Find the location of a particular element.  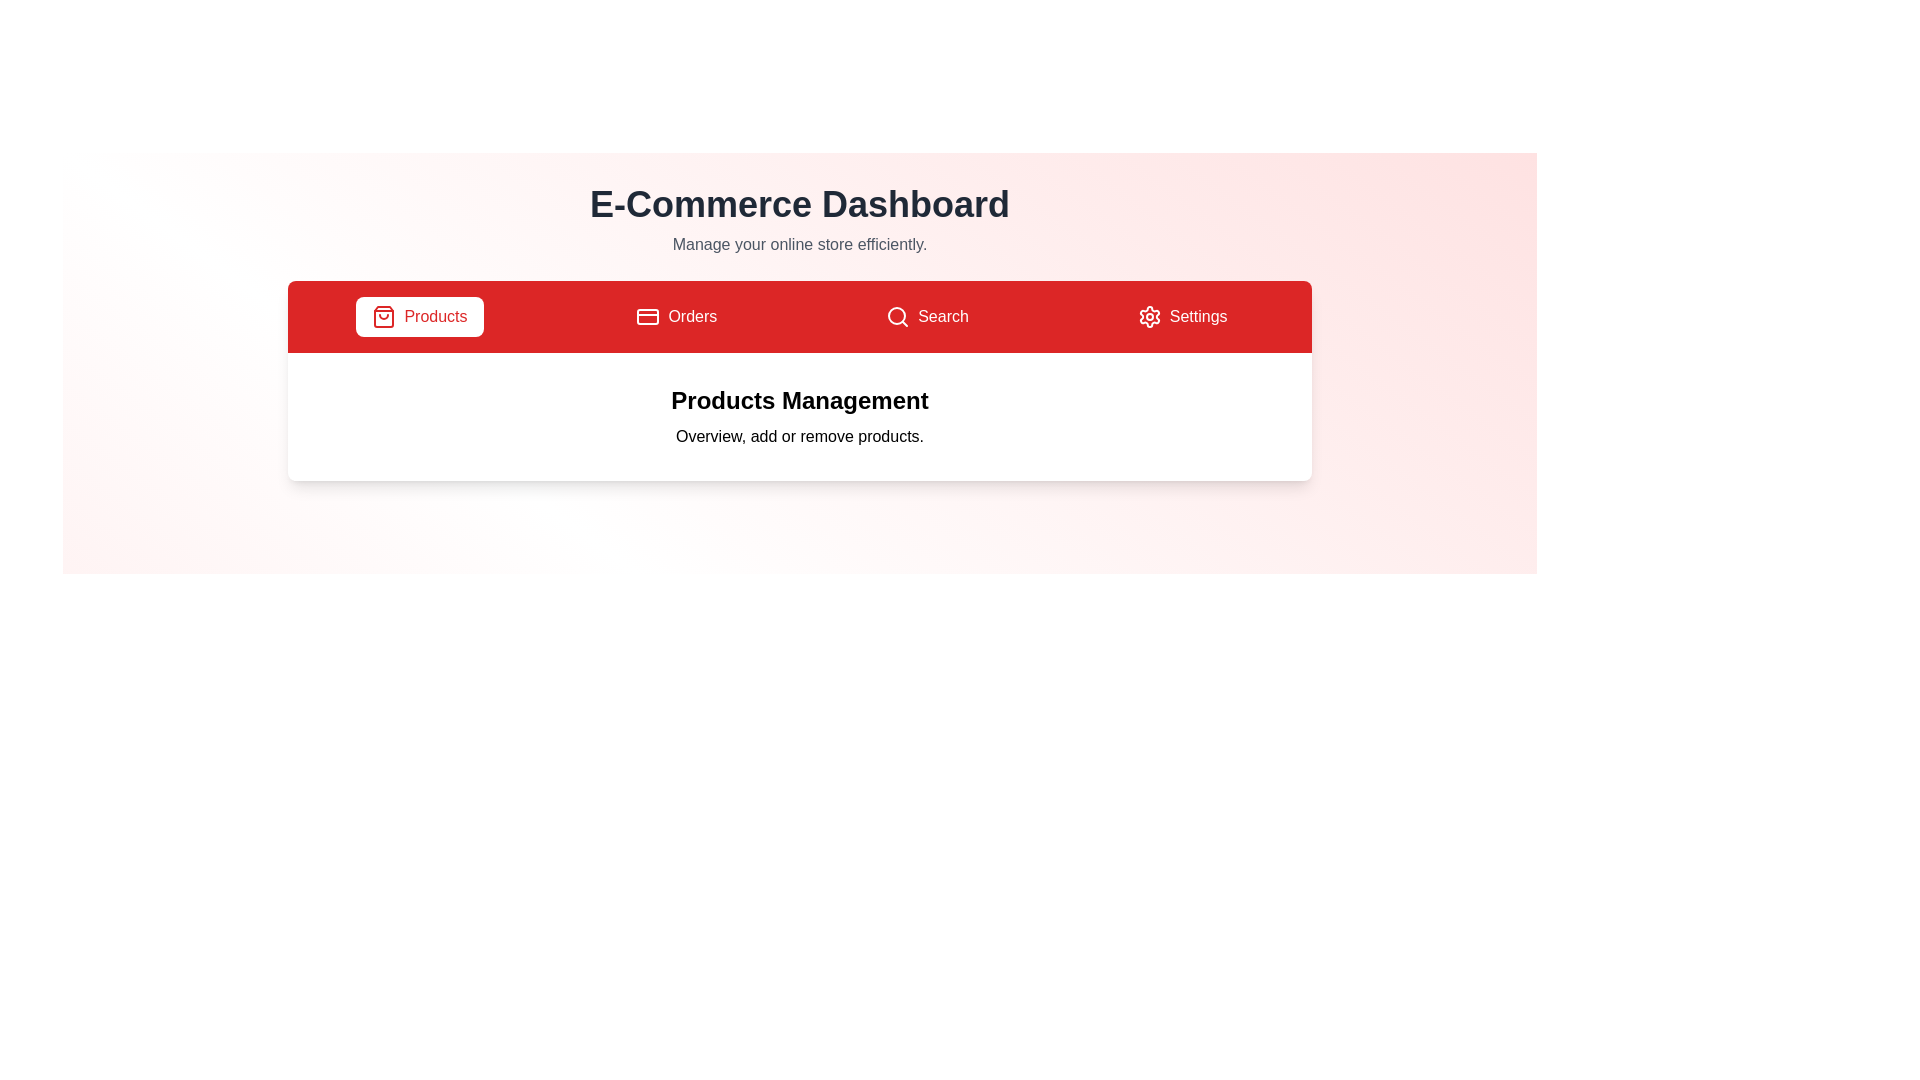

the bold textual header reading 'Products Management' which is positioned centrally beneath the red navigation bar is located at coordinates (800, 401).